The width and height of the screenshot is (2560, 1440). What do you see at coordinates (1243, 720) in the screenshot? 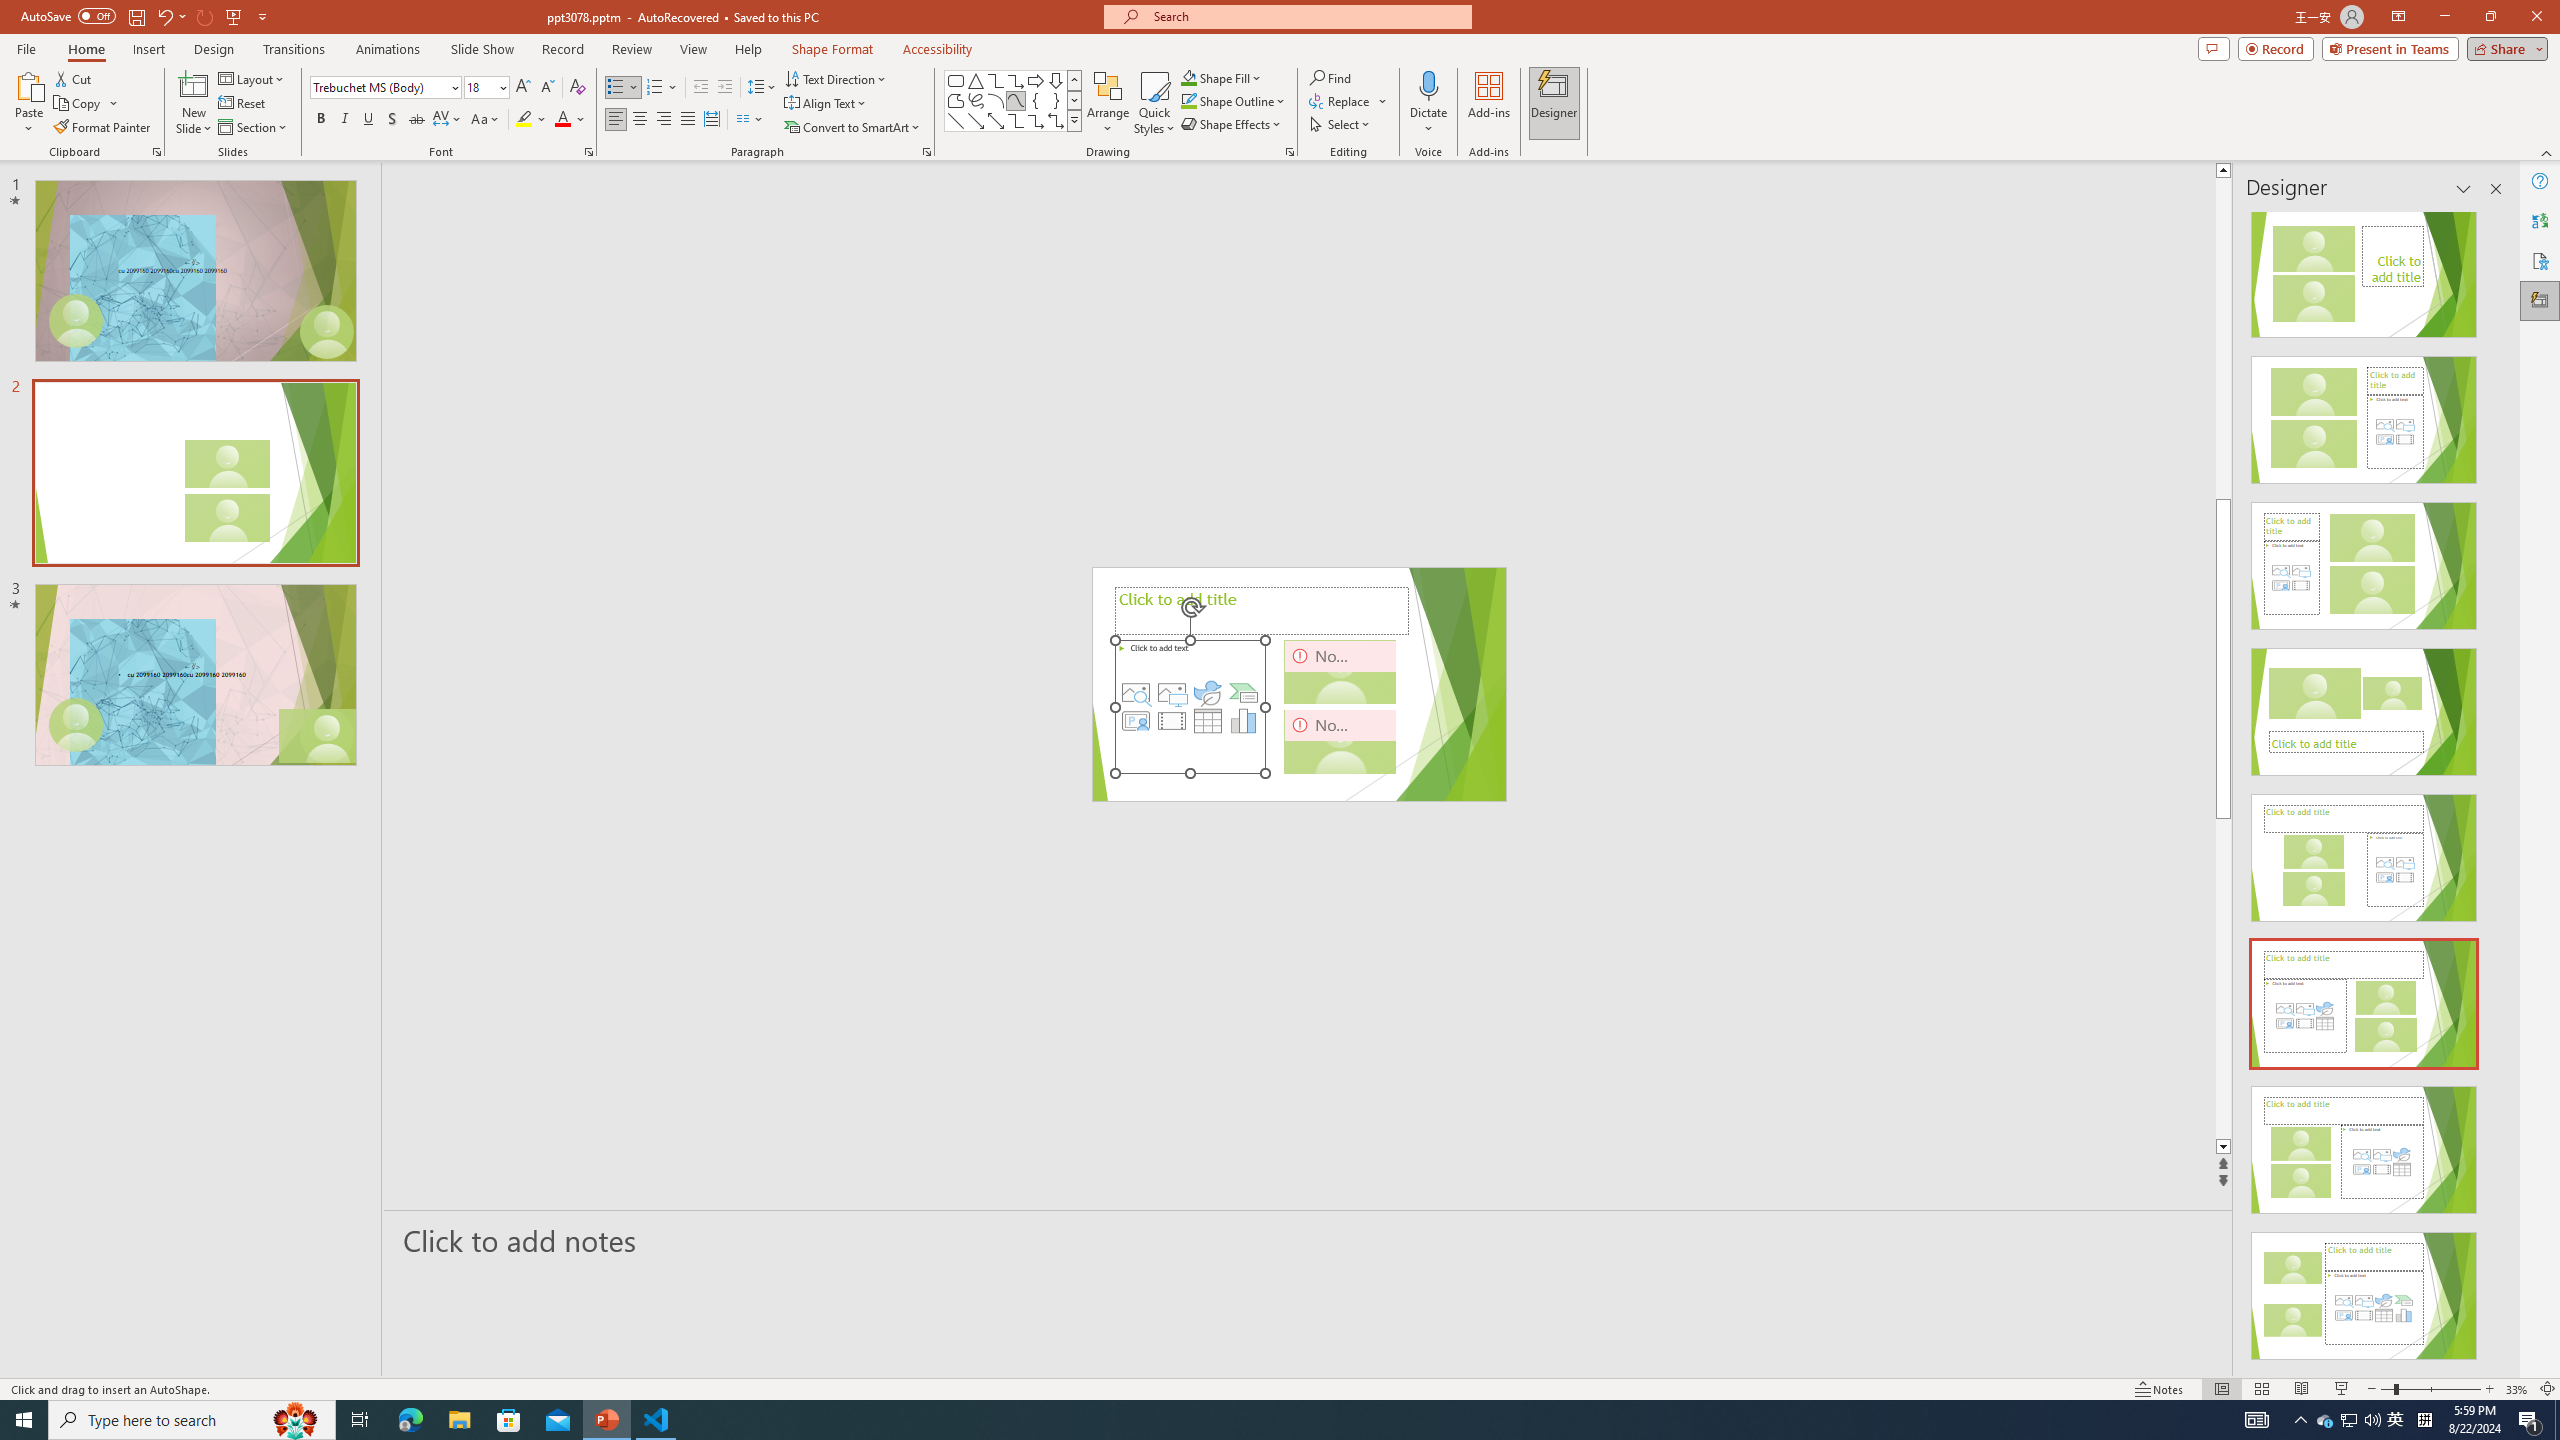
I see `'Insert Chart'` at bounding box center [1243, 720].